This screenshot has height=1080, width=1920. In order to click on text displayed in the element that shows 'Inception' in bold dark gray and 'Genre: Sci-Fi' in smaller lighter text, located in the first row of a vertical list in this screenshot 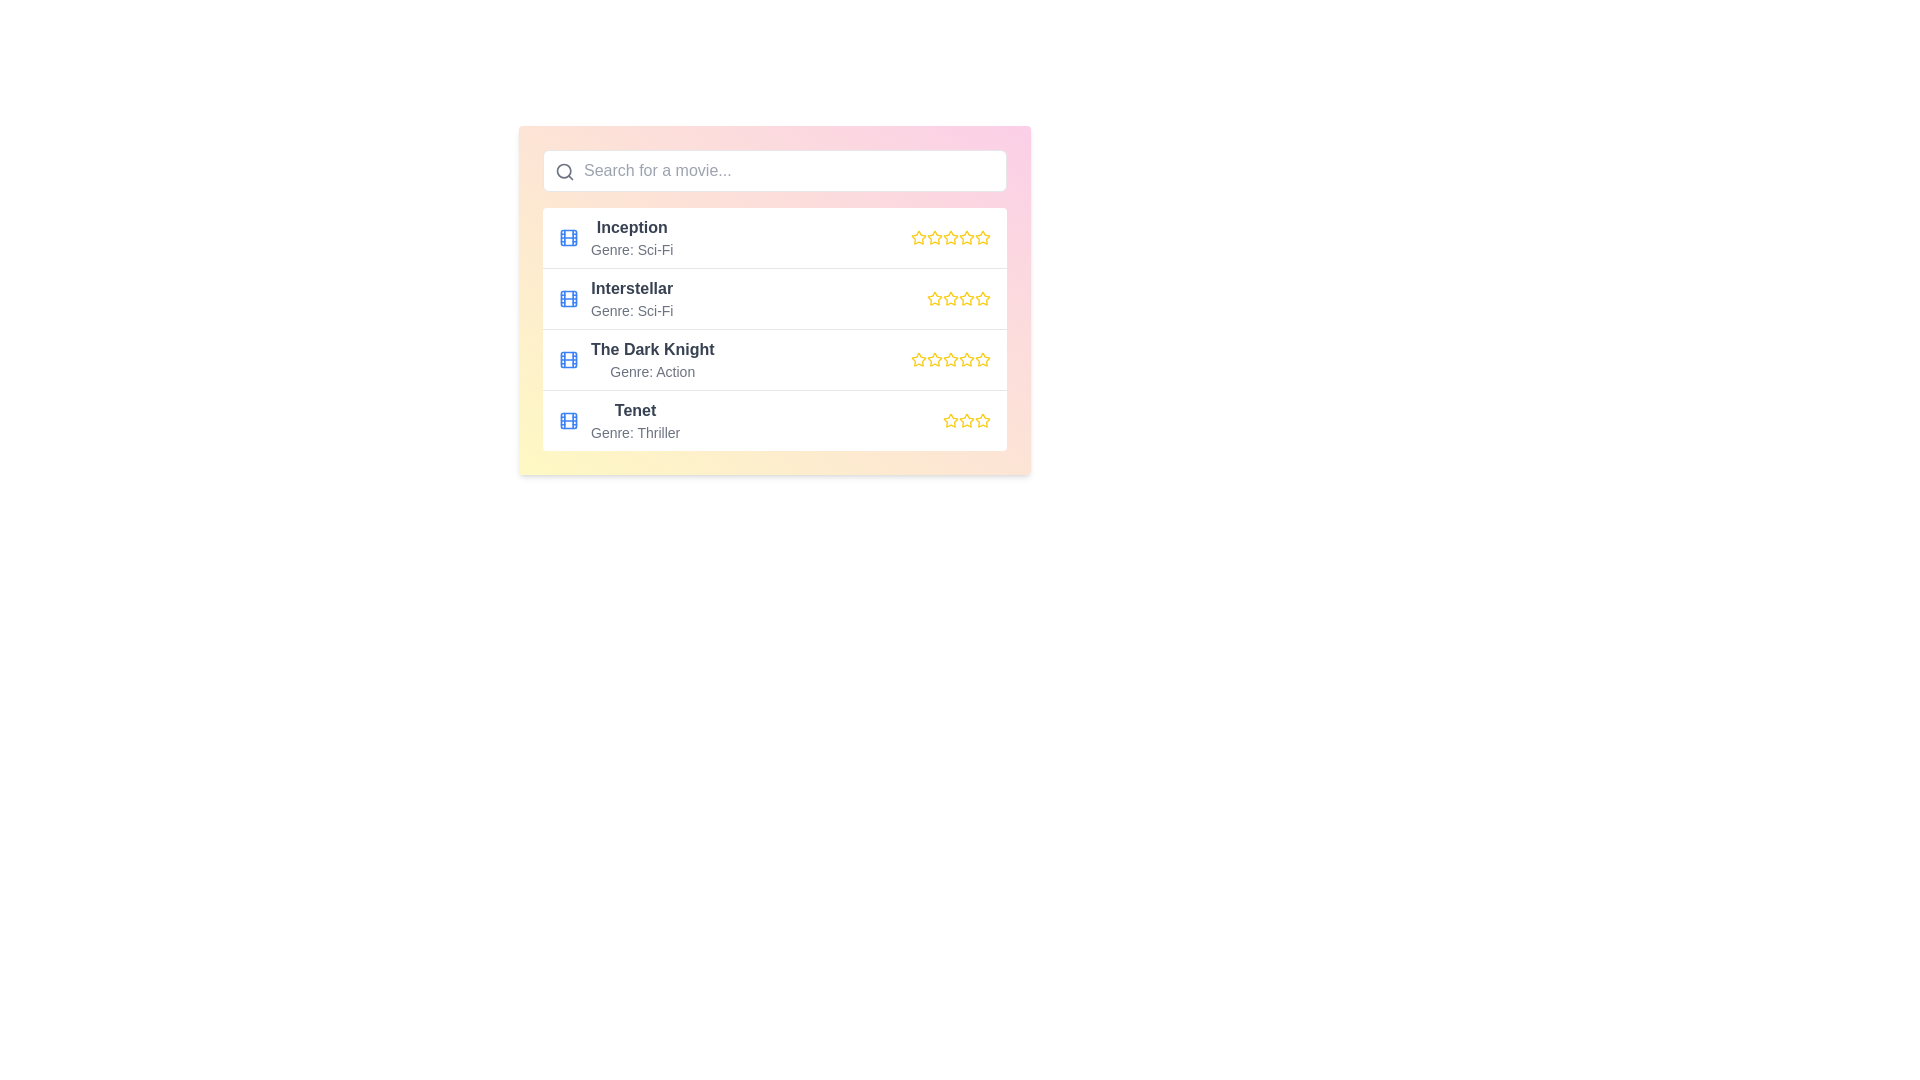, I will do `click(631, 237)`.